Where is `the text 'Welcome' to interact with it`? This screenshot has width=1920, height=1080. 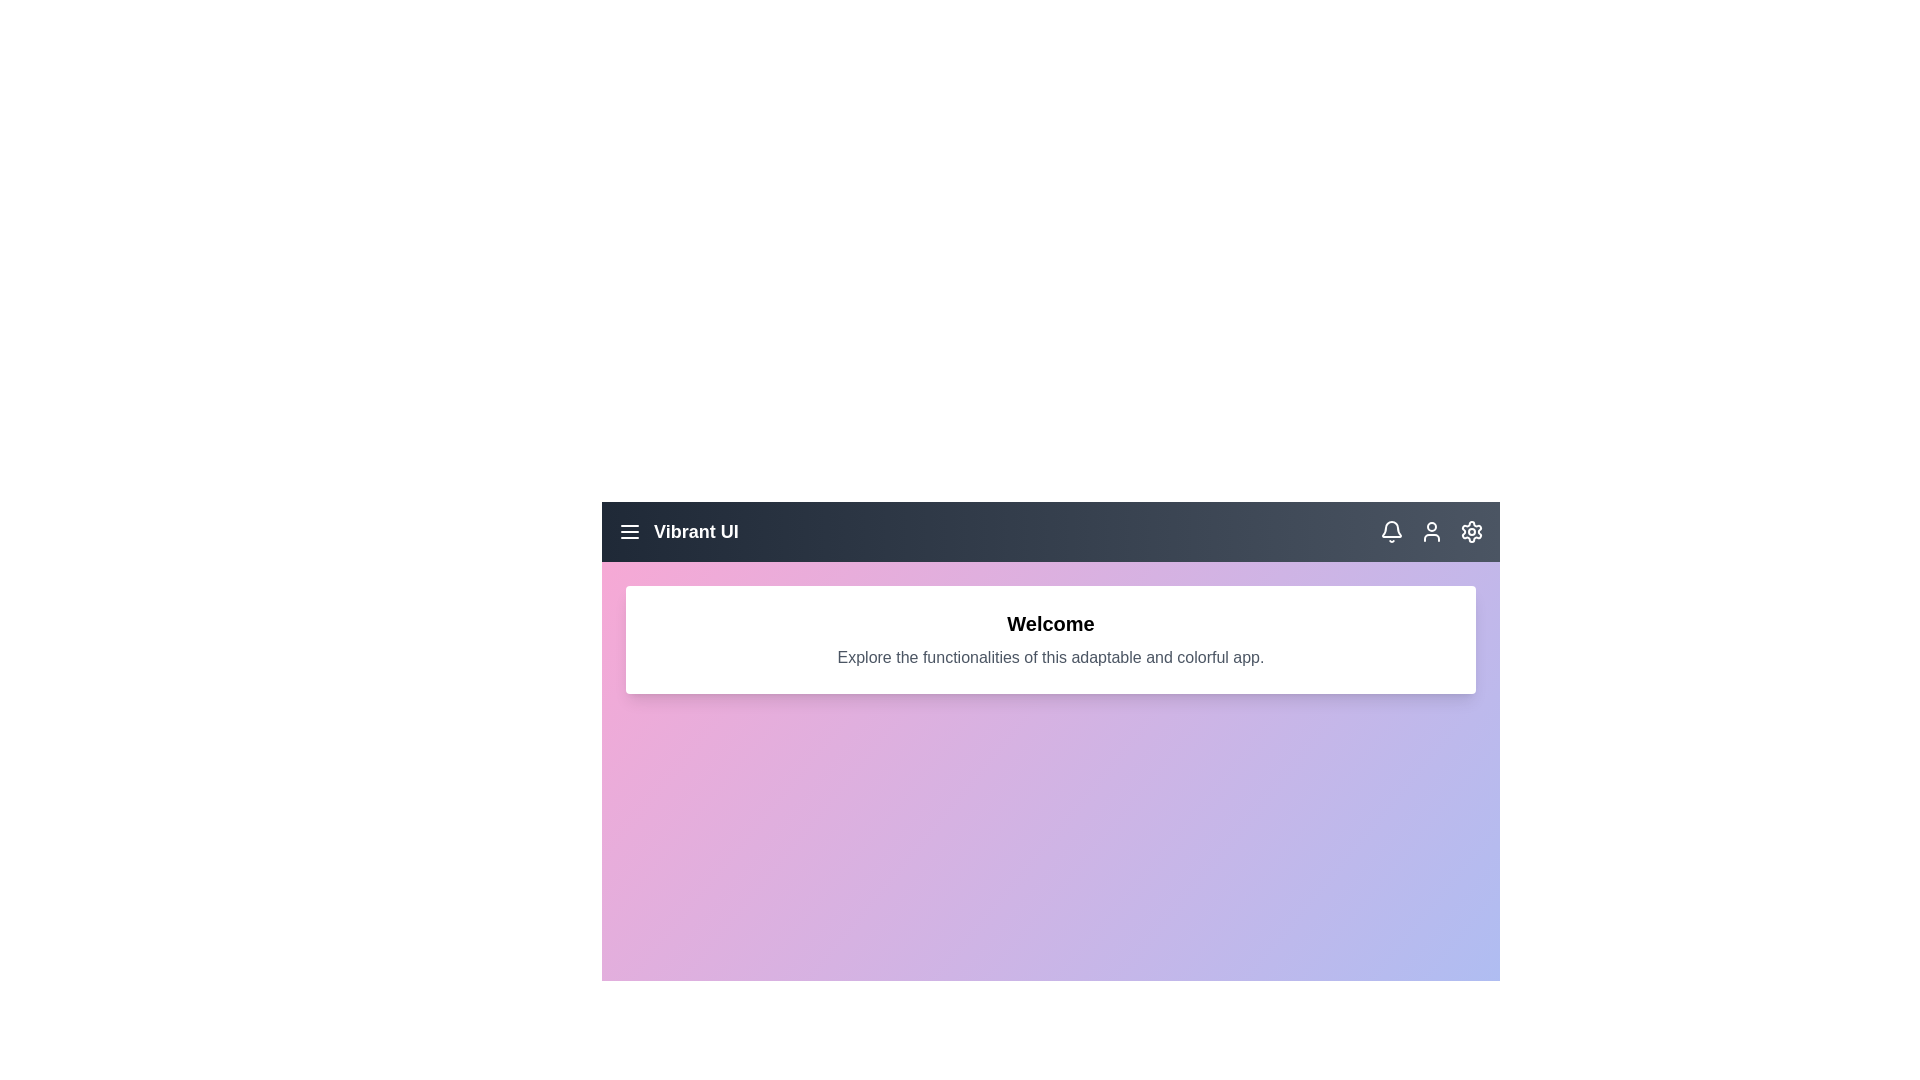
the text 'Welcome' to interact with it is located at coordinates (1050, 623).